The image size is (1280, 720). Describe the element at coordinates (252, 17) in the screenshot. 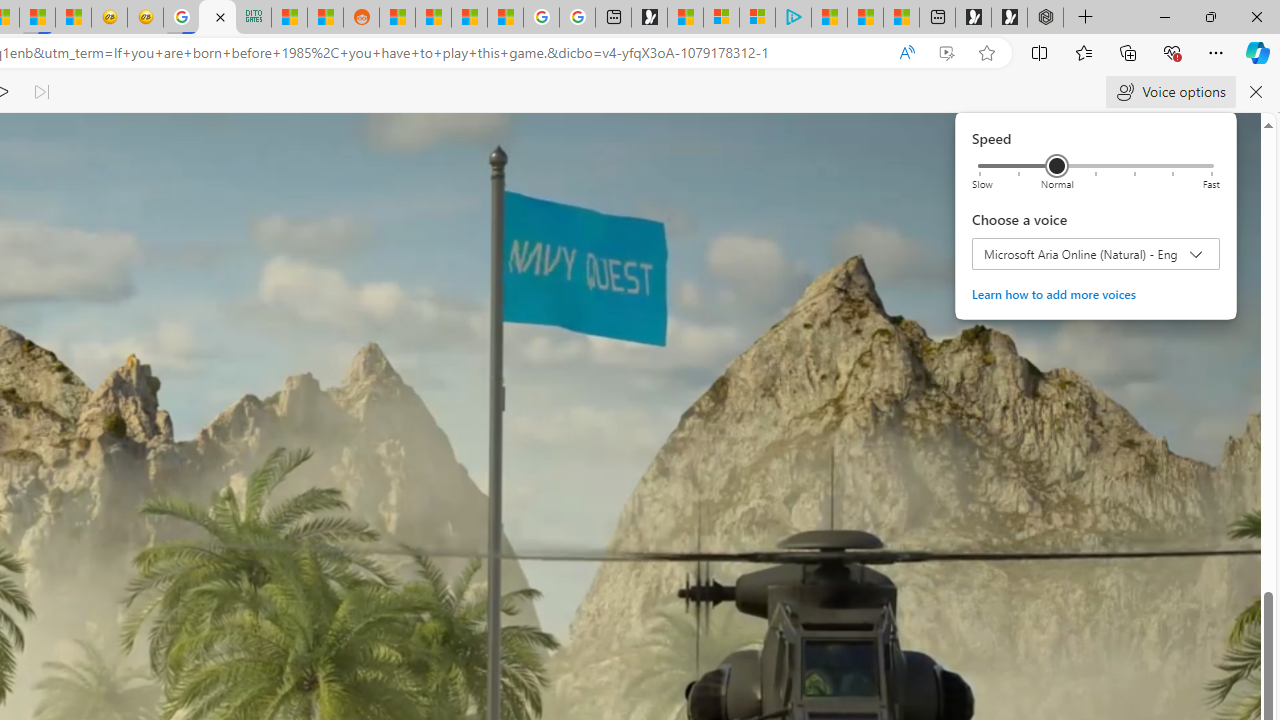

I see `'DITOGAMES AG Imprint'` at that location.